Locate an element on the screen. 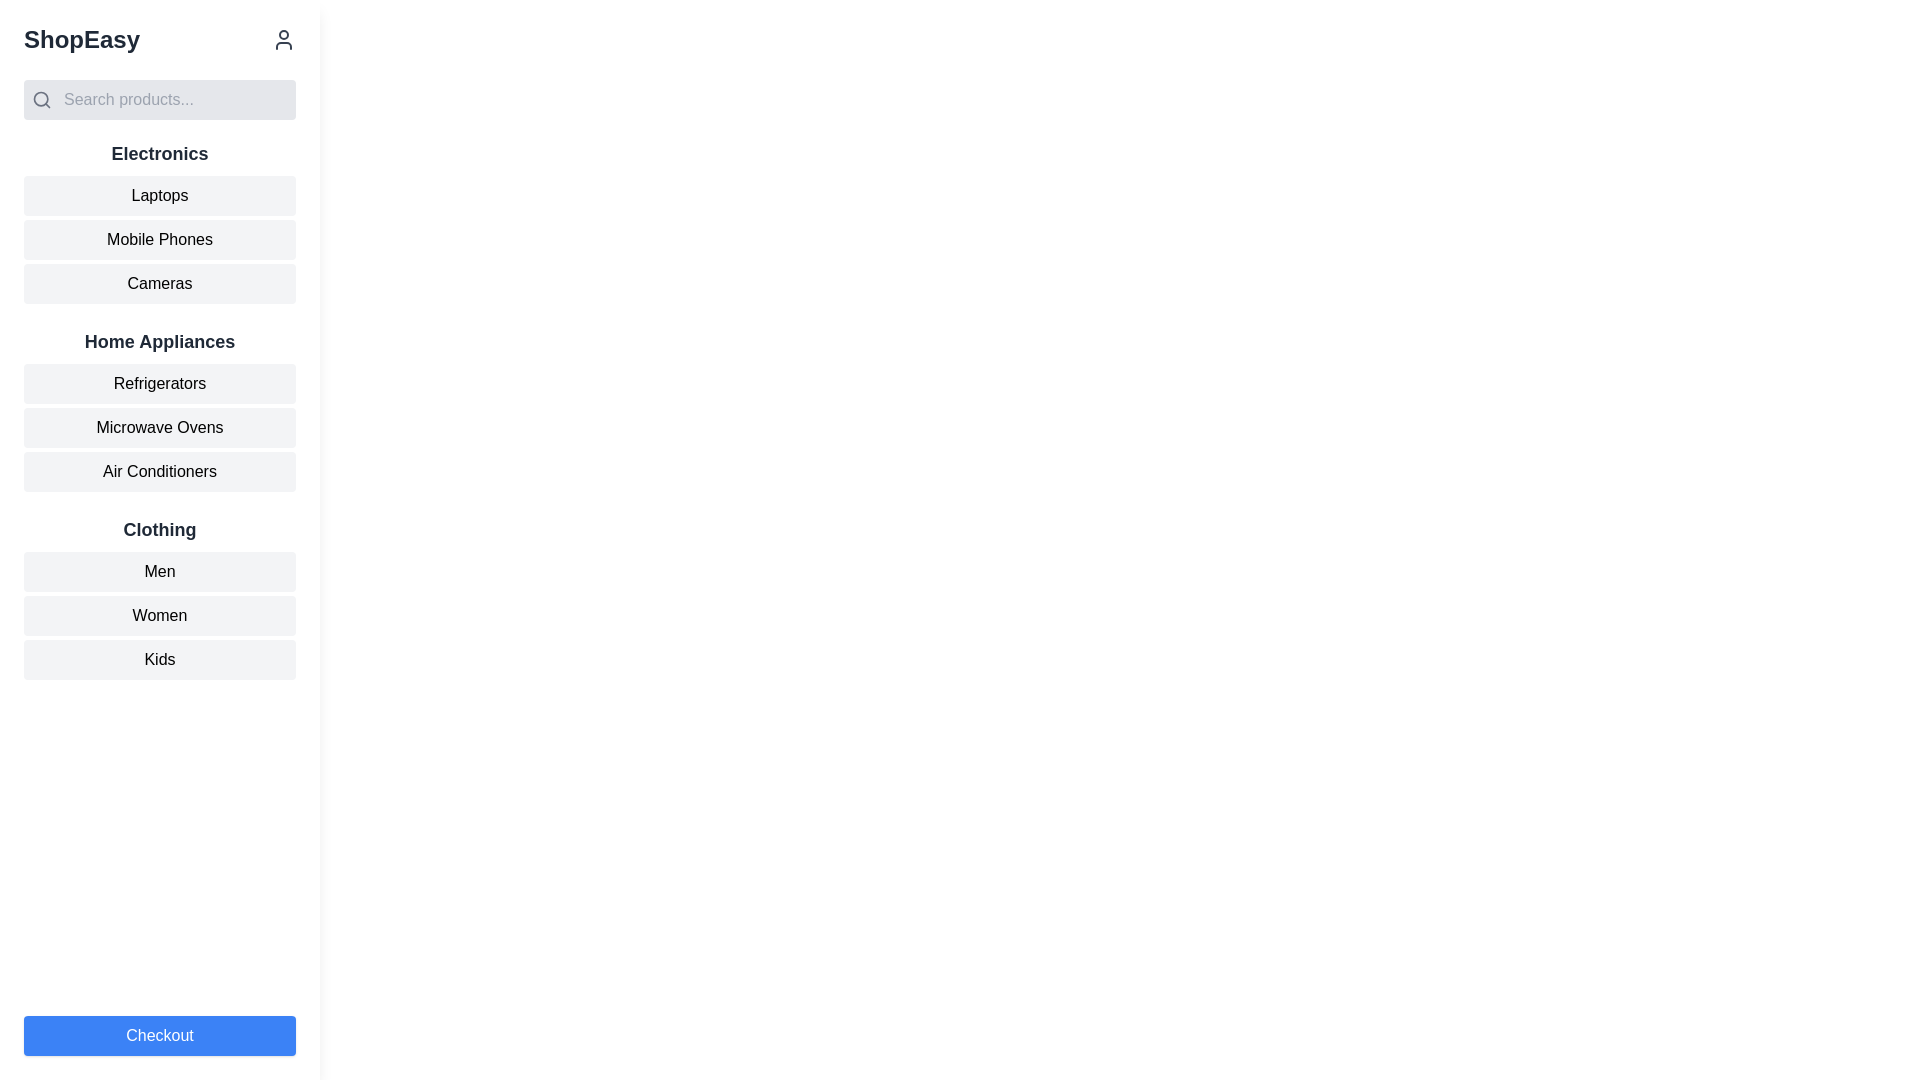 The width and height of the screenshot is (1920, 1080). the circular shape of the search icon located in the top-left area of the application, which has a gray border and is centered within the SVG group is located at coordinates (41, 99).